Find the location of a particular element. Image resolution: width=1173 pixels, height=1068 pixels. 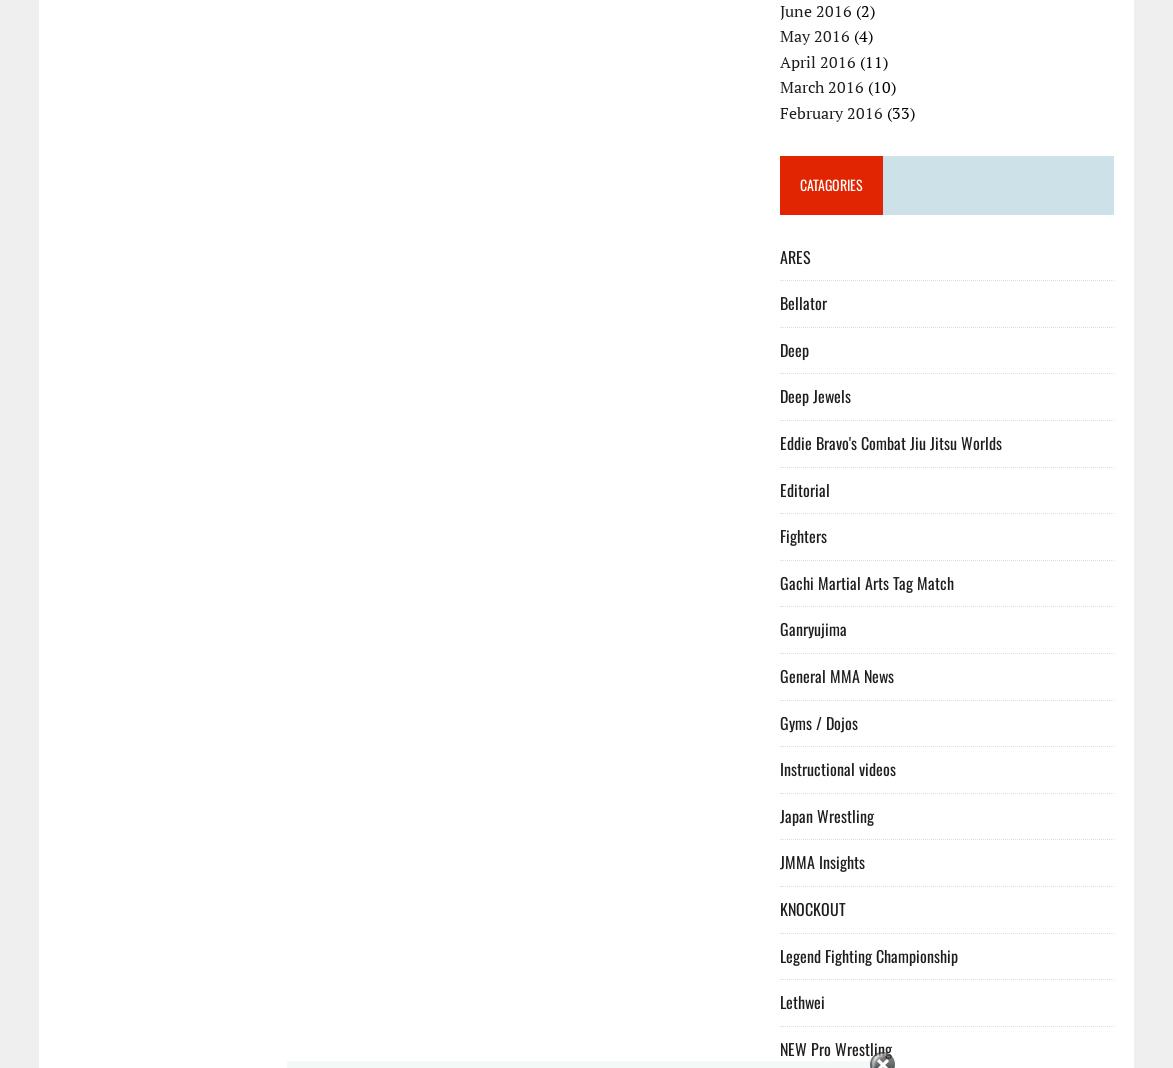

'NEW Pro Wrestling' is located at coordinates (835, 1048).